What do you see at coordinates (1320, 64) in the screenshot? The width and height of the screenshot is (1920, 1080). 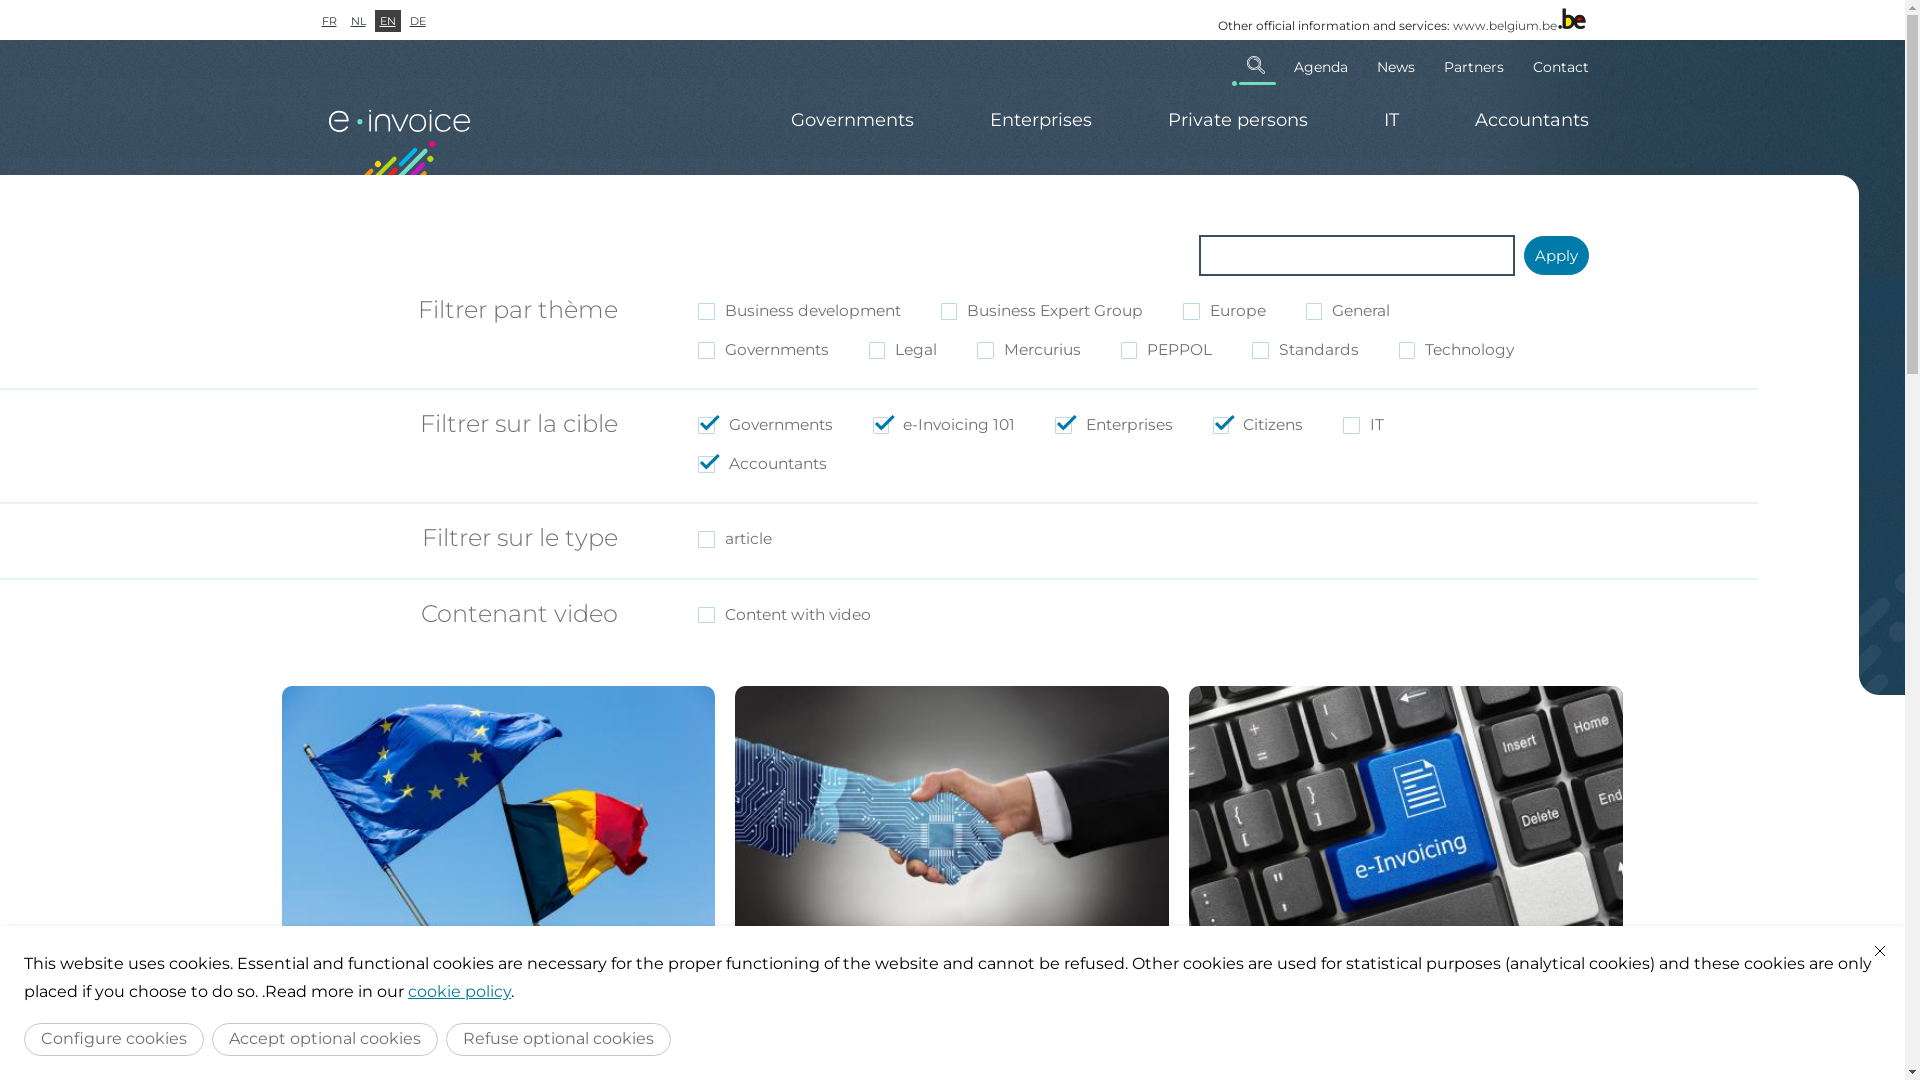 I see `'Agenda'` at bounding box center [1320, 64].